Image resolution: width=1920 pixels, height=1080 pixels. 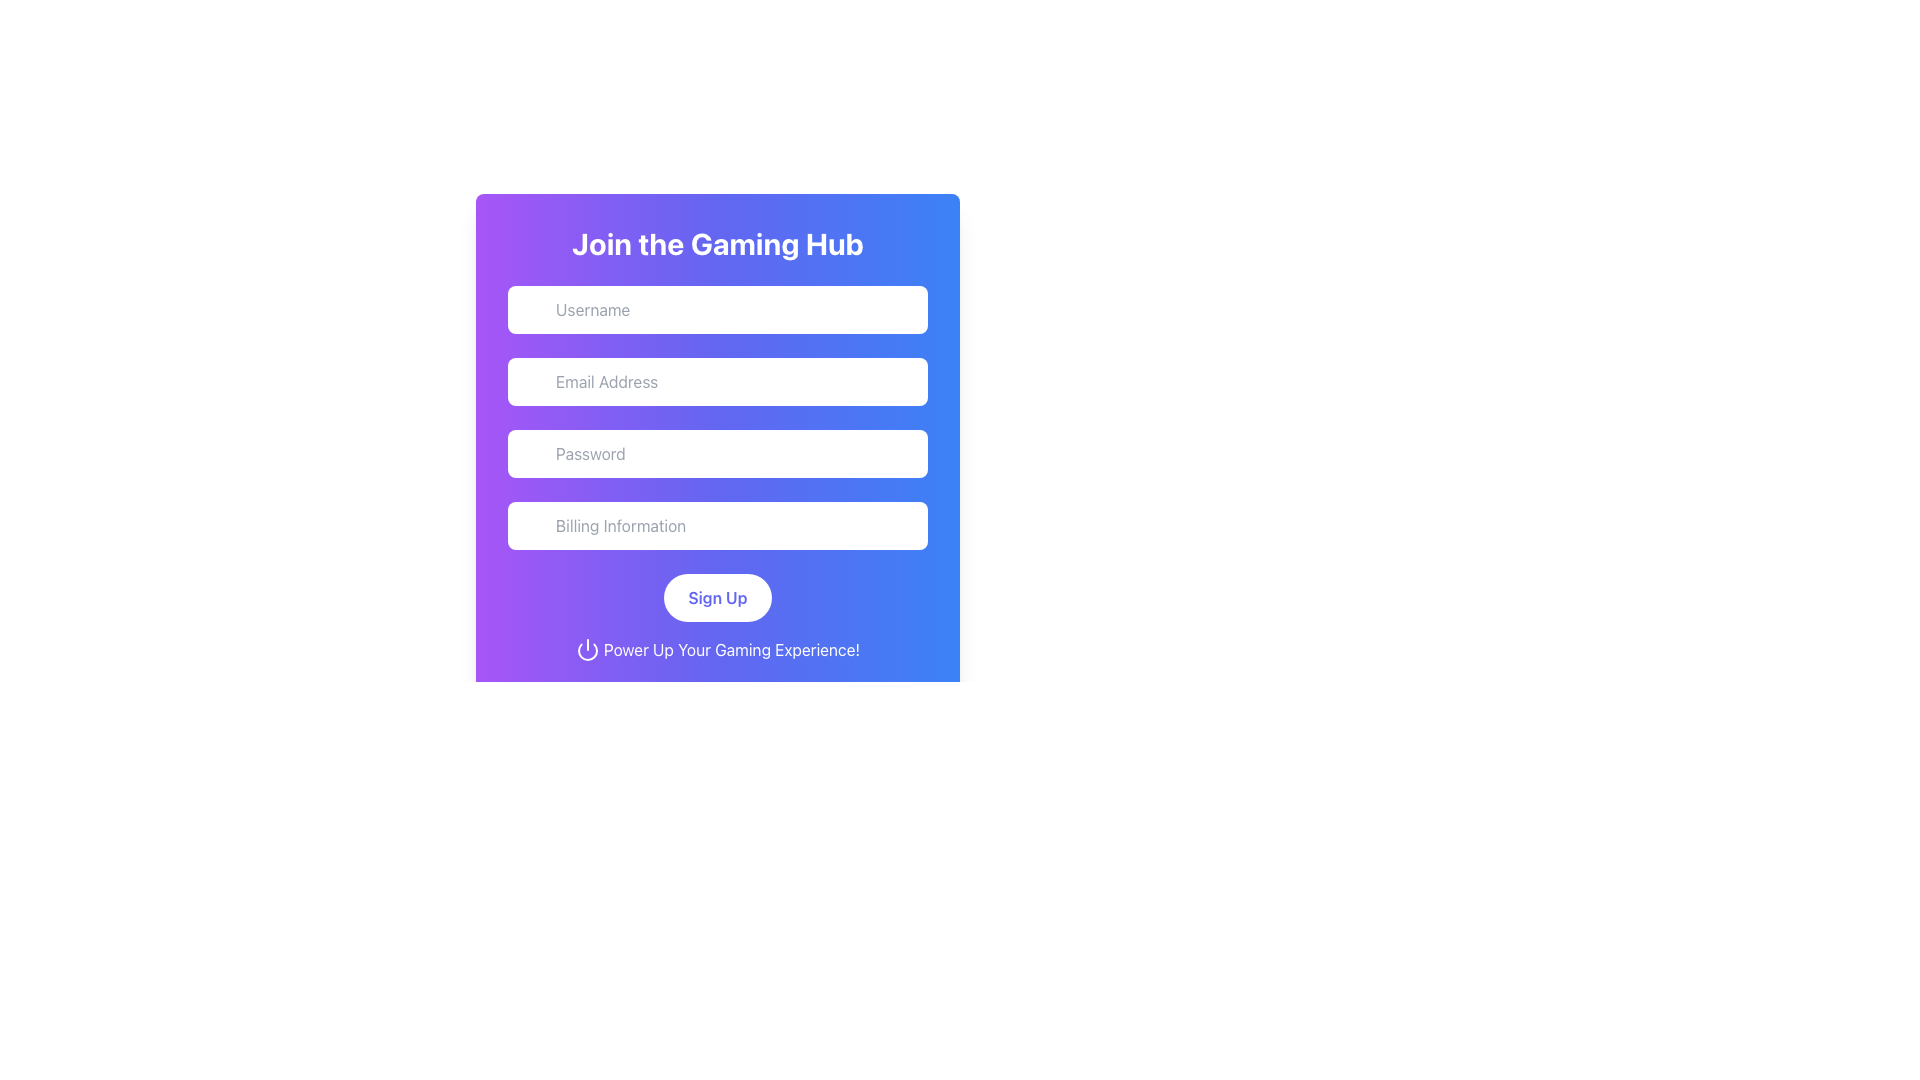 What do you see at coordinates (718, 424) in the screenshot?
I see `the input fields in the modal dialog titled 'Join the Gaming Hub'` at bounding box center [718, 424].